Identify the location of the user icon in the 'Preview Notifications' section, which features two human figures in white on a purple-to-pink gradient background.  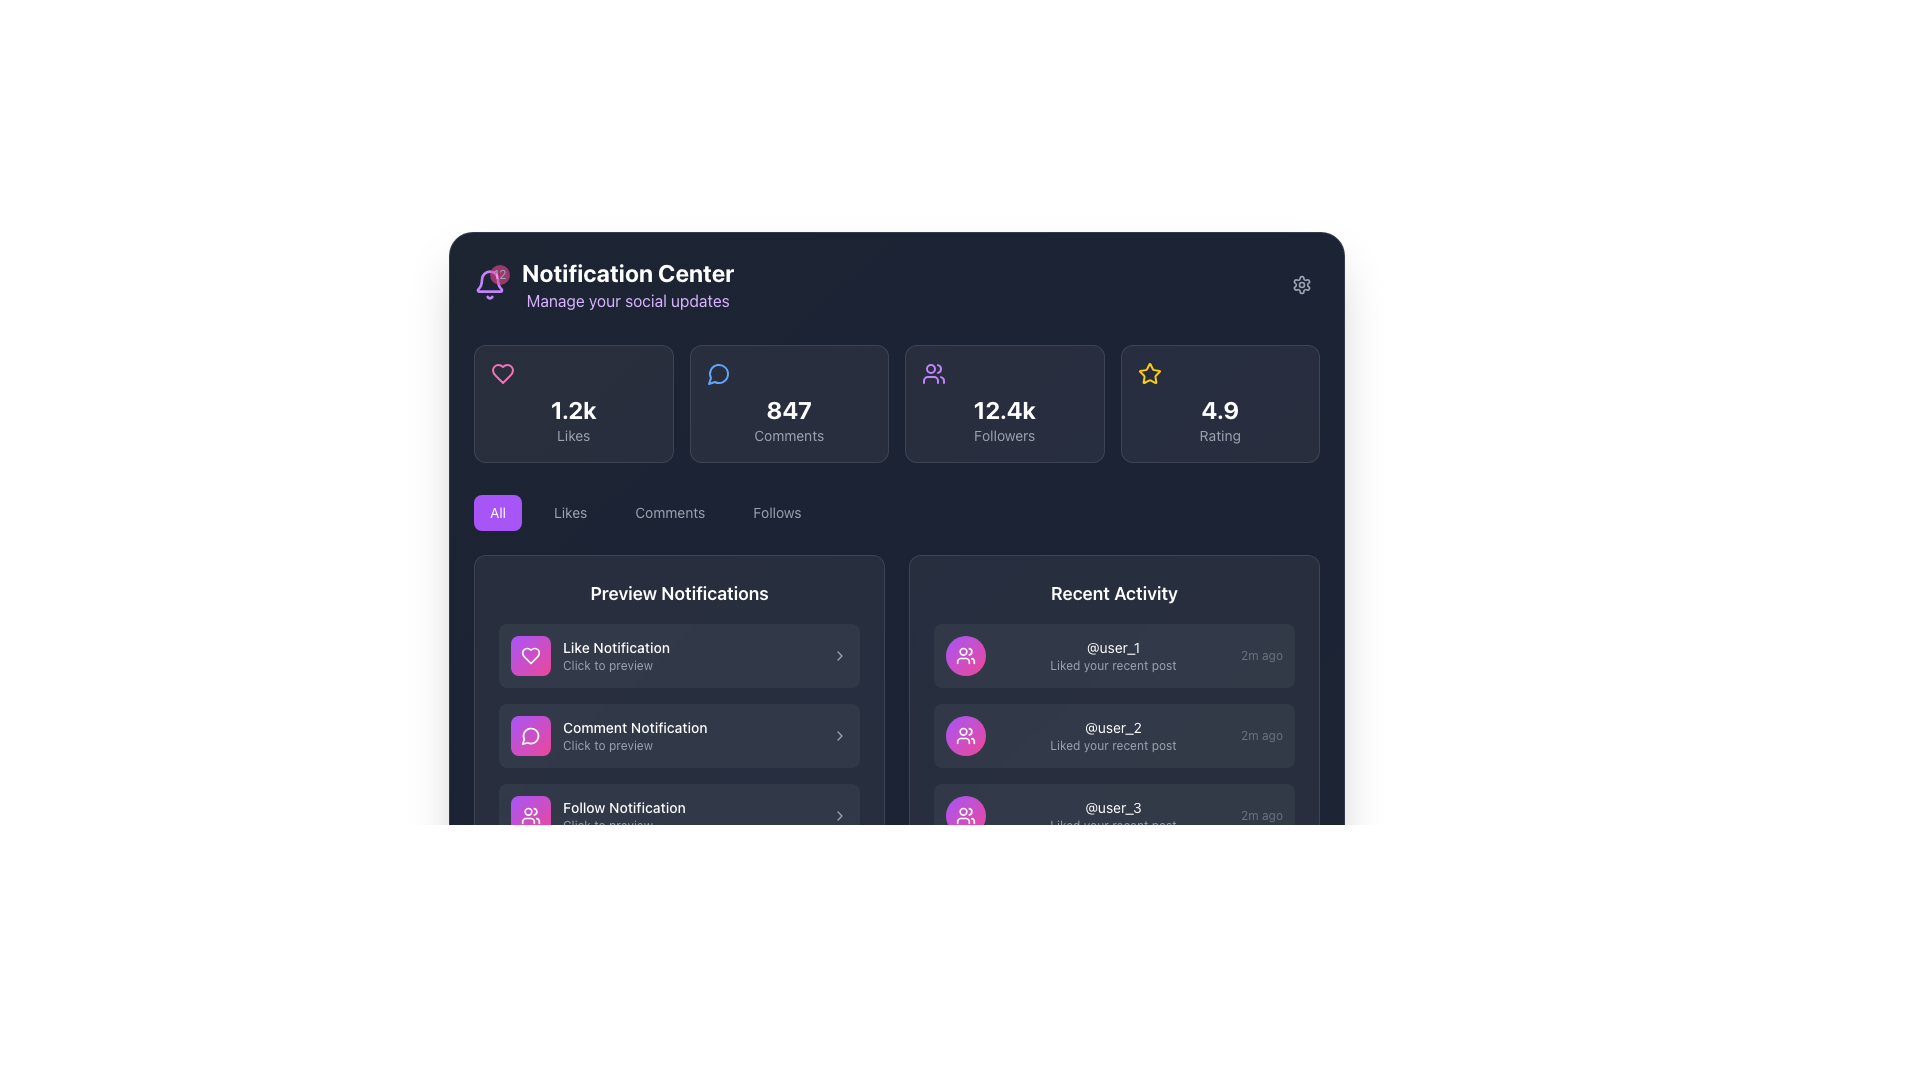
(531, 816).